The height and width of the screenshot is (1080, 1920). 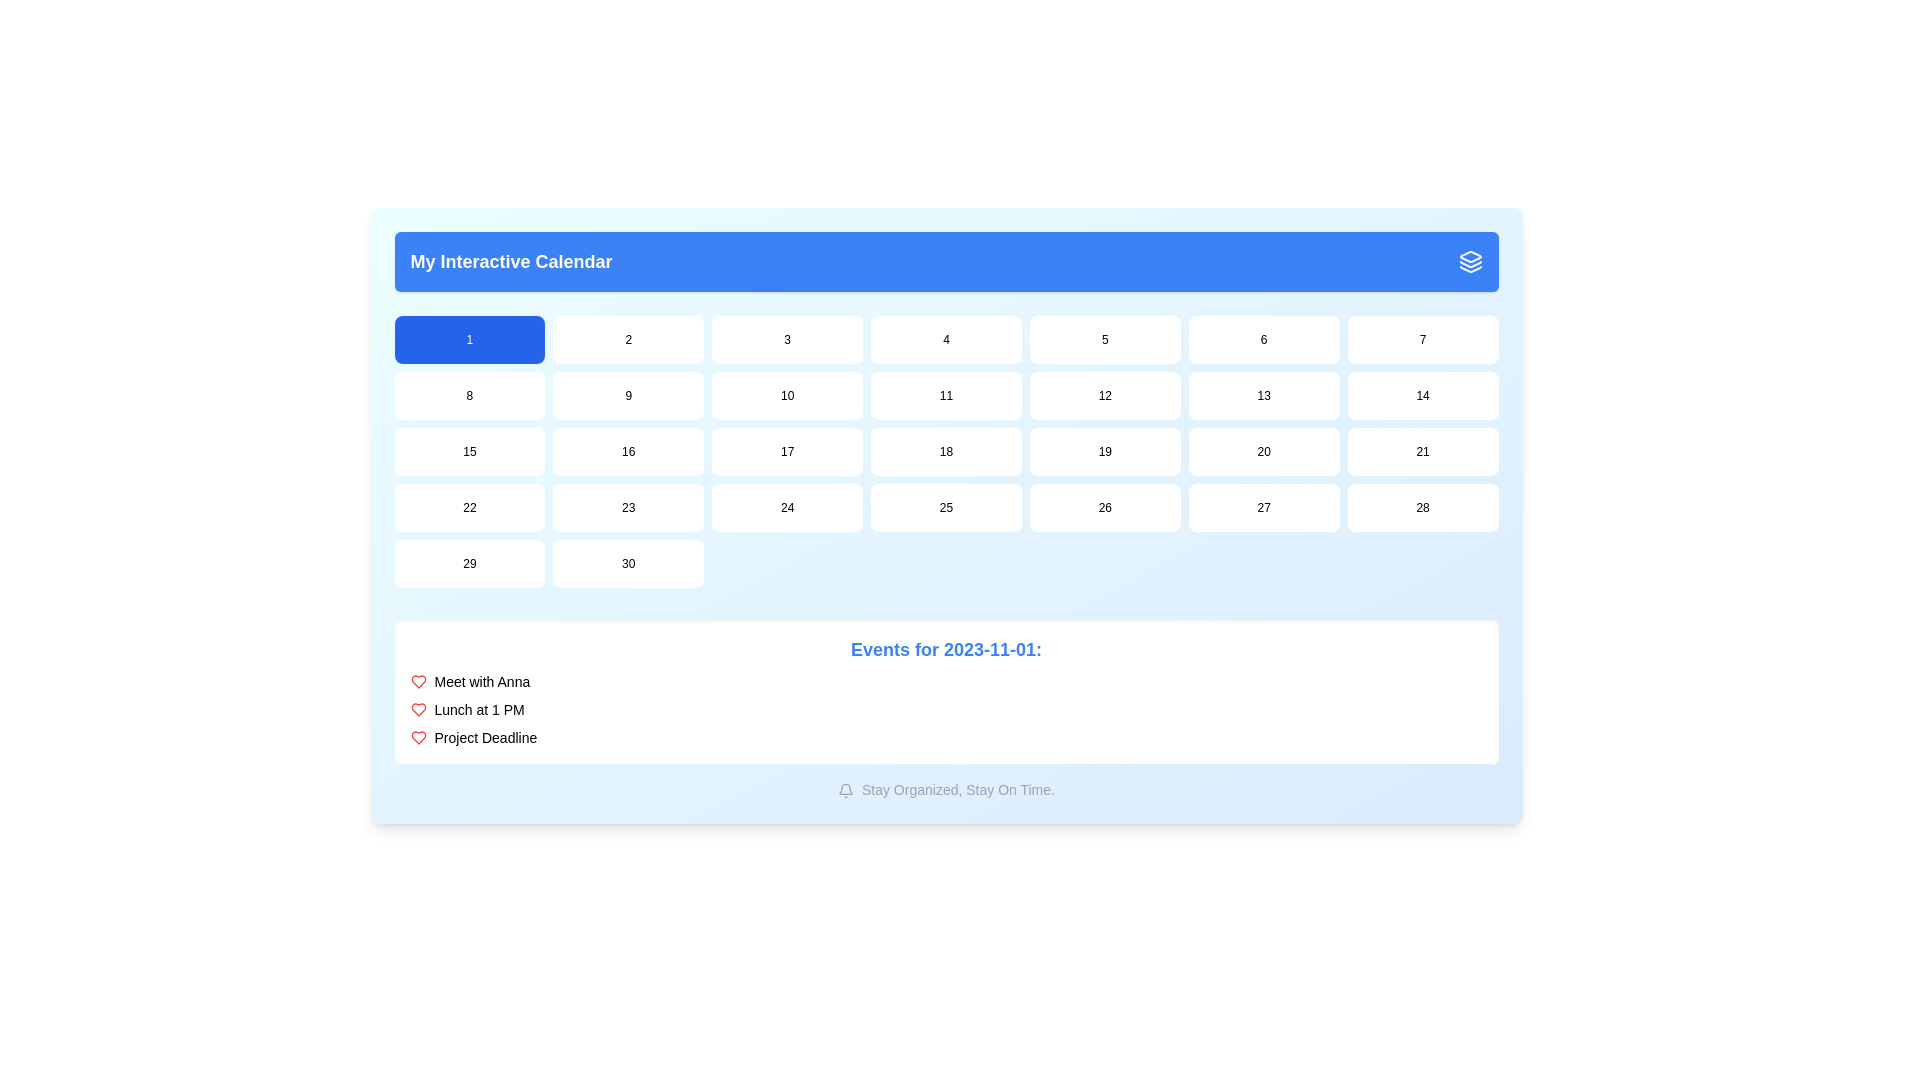 What do you see at coordinates (1104, 451) in the screenshot?
I see `the selectable day button in the calendar interface located in the fifth row and fifth column, adjacent to 18 on the left and 20 on the right` at bounding box center [1104, 451].